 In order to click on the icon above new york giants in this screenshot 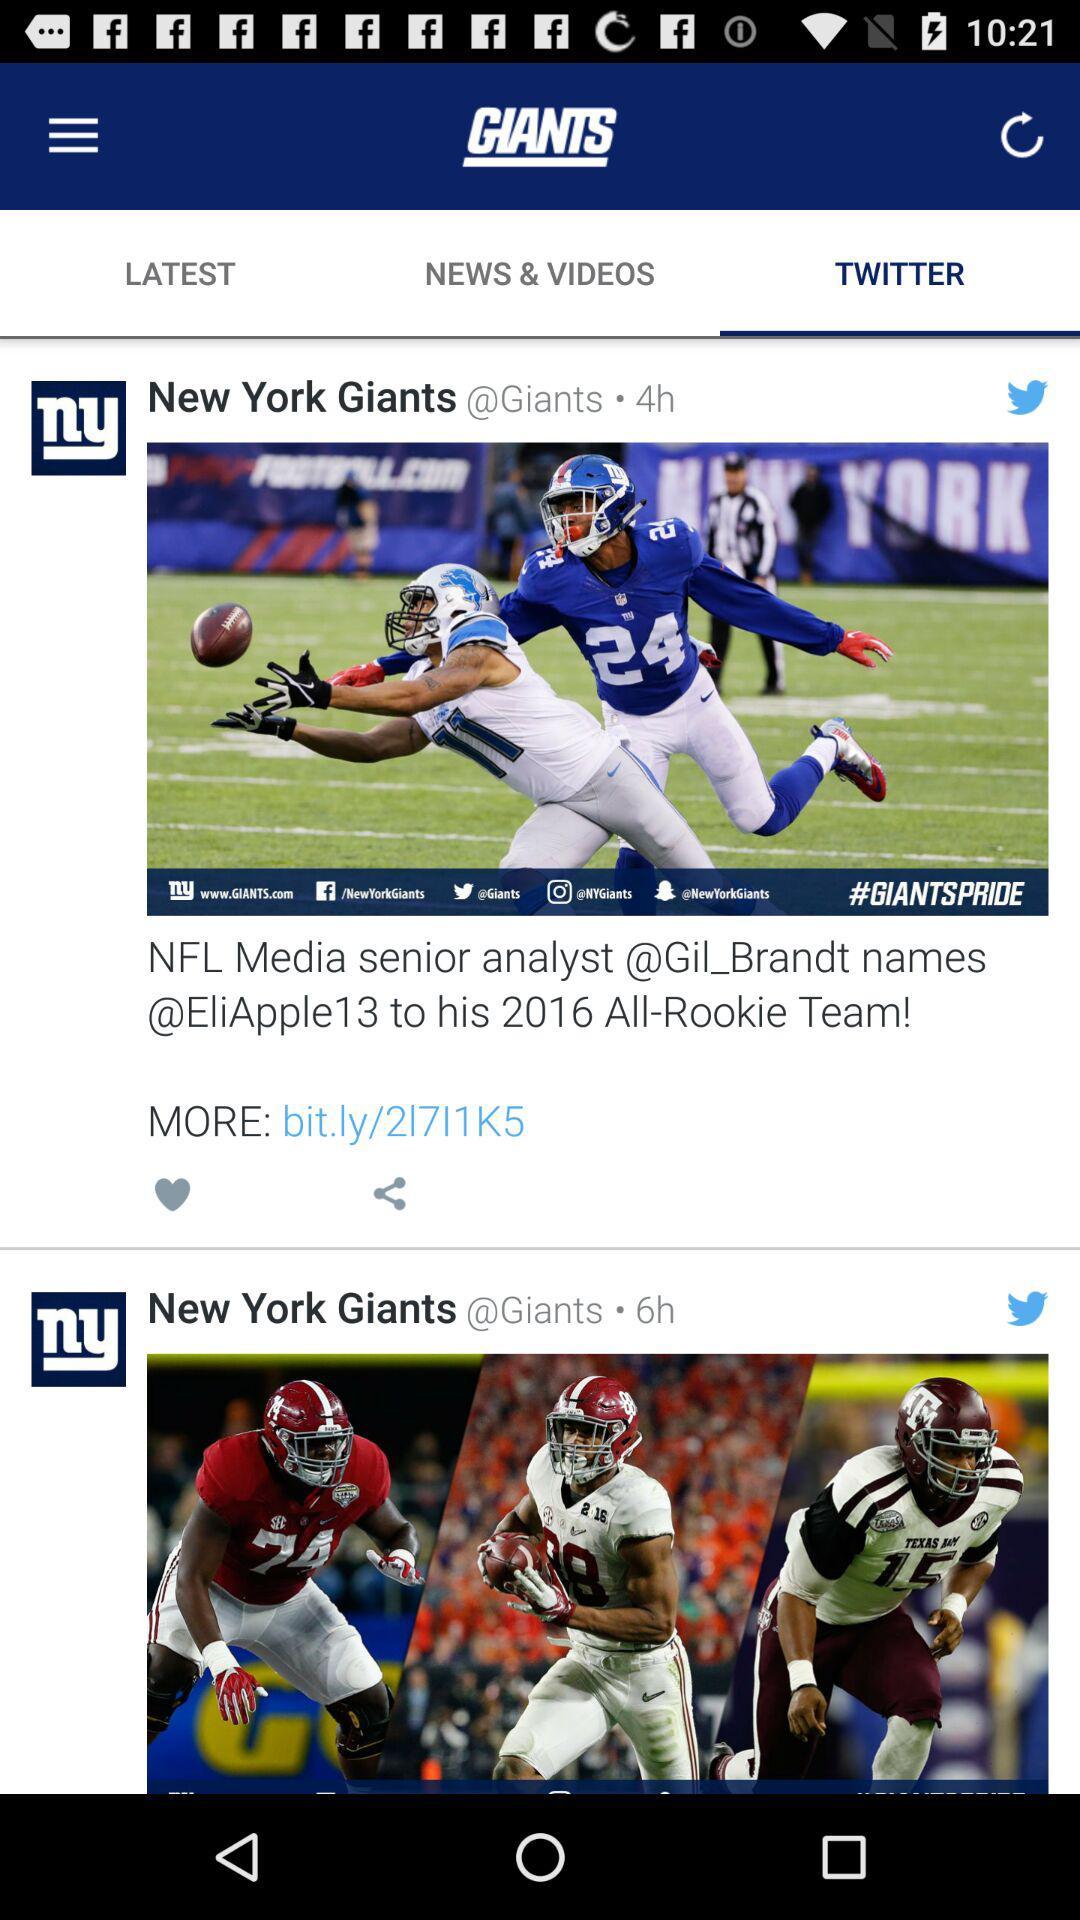, I will do `click(389, 1197)`.